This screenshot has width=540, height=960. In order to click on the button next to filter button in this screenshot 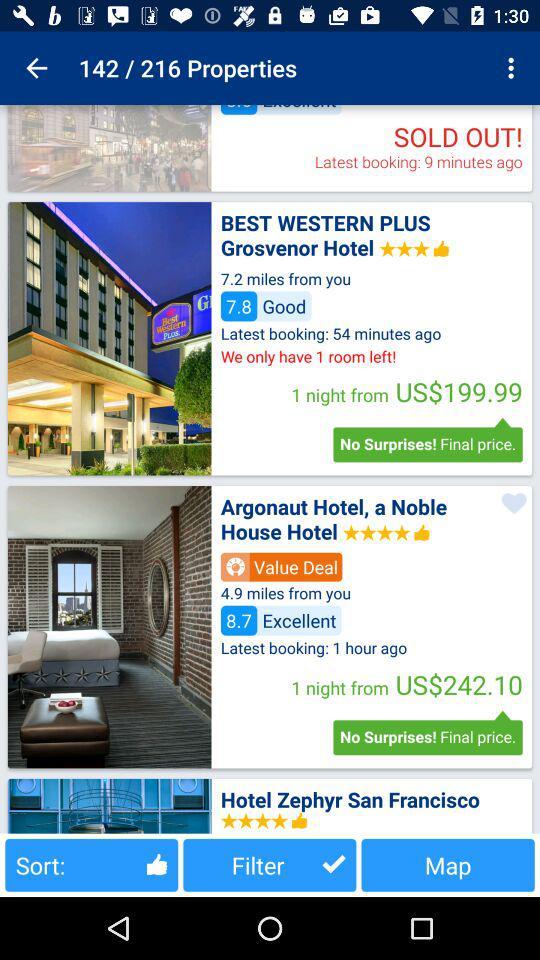, I will do `click(90, 864)`.